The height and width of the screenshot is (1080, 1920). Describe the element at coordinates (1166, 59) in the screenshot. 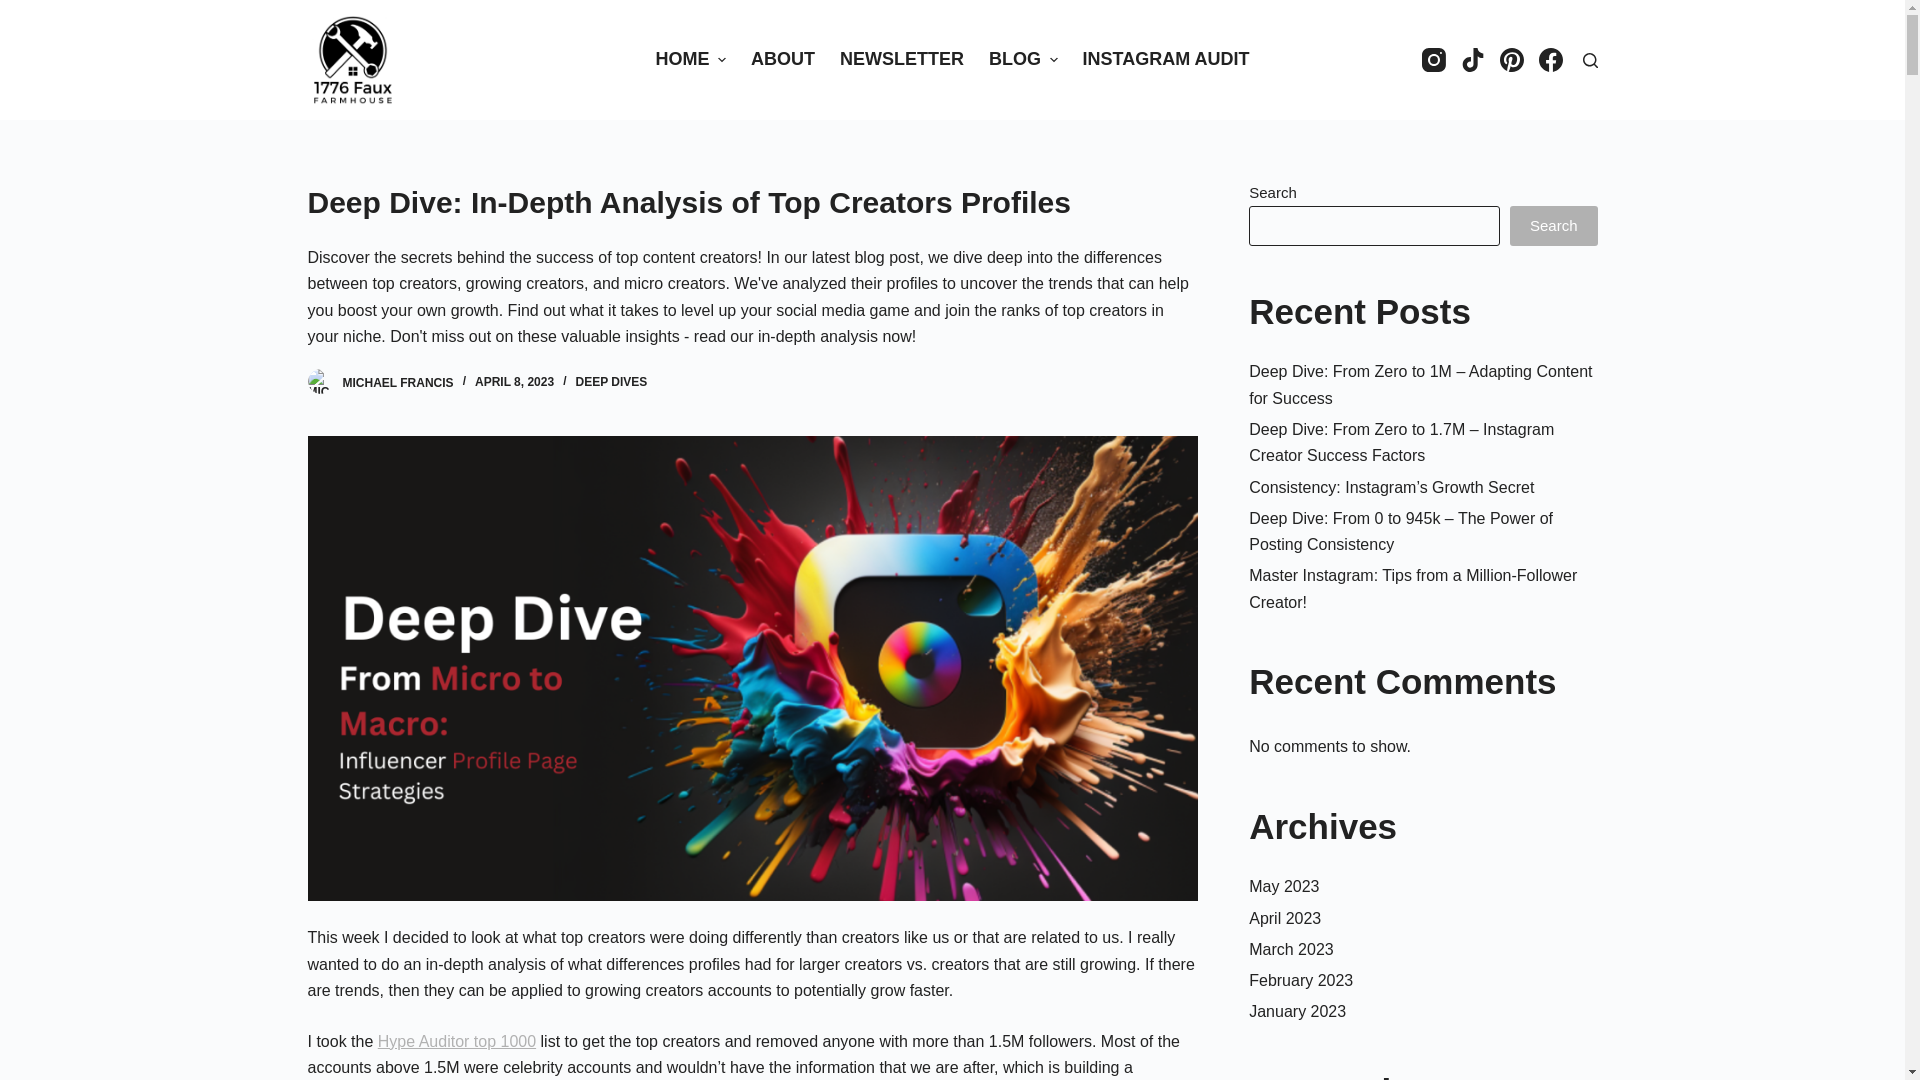

I see `'INSTAGRAM AUDIT'` at that location.